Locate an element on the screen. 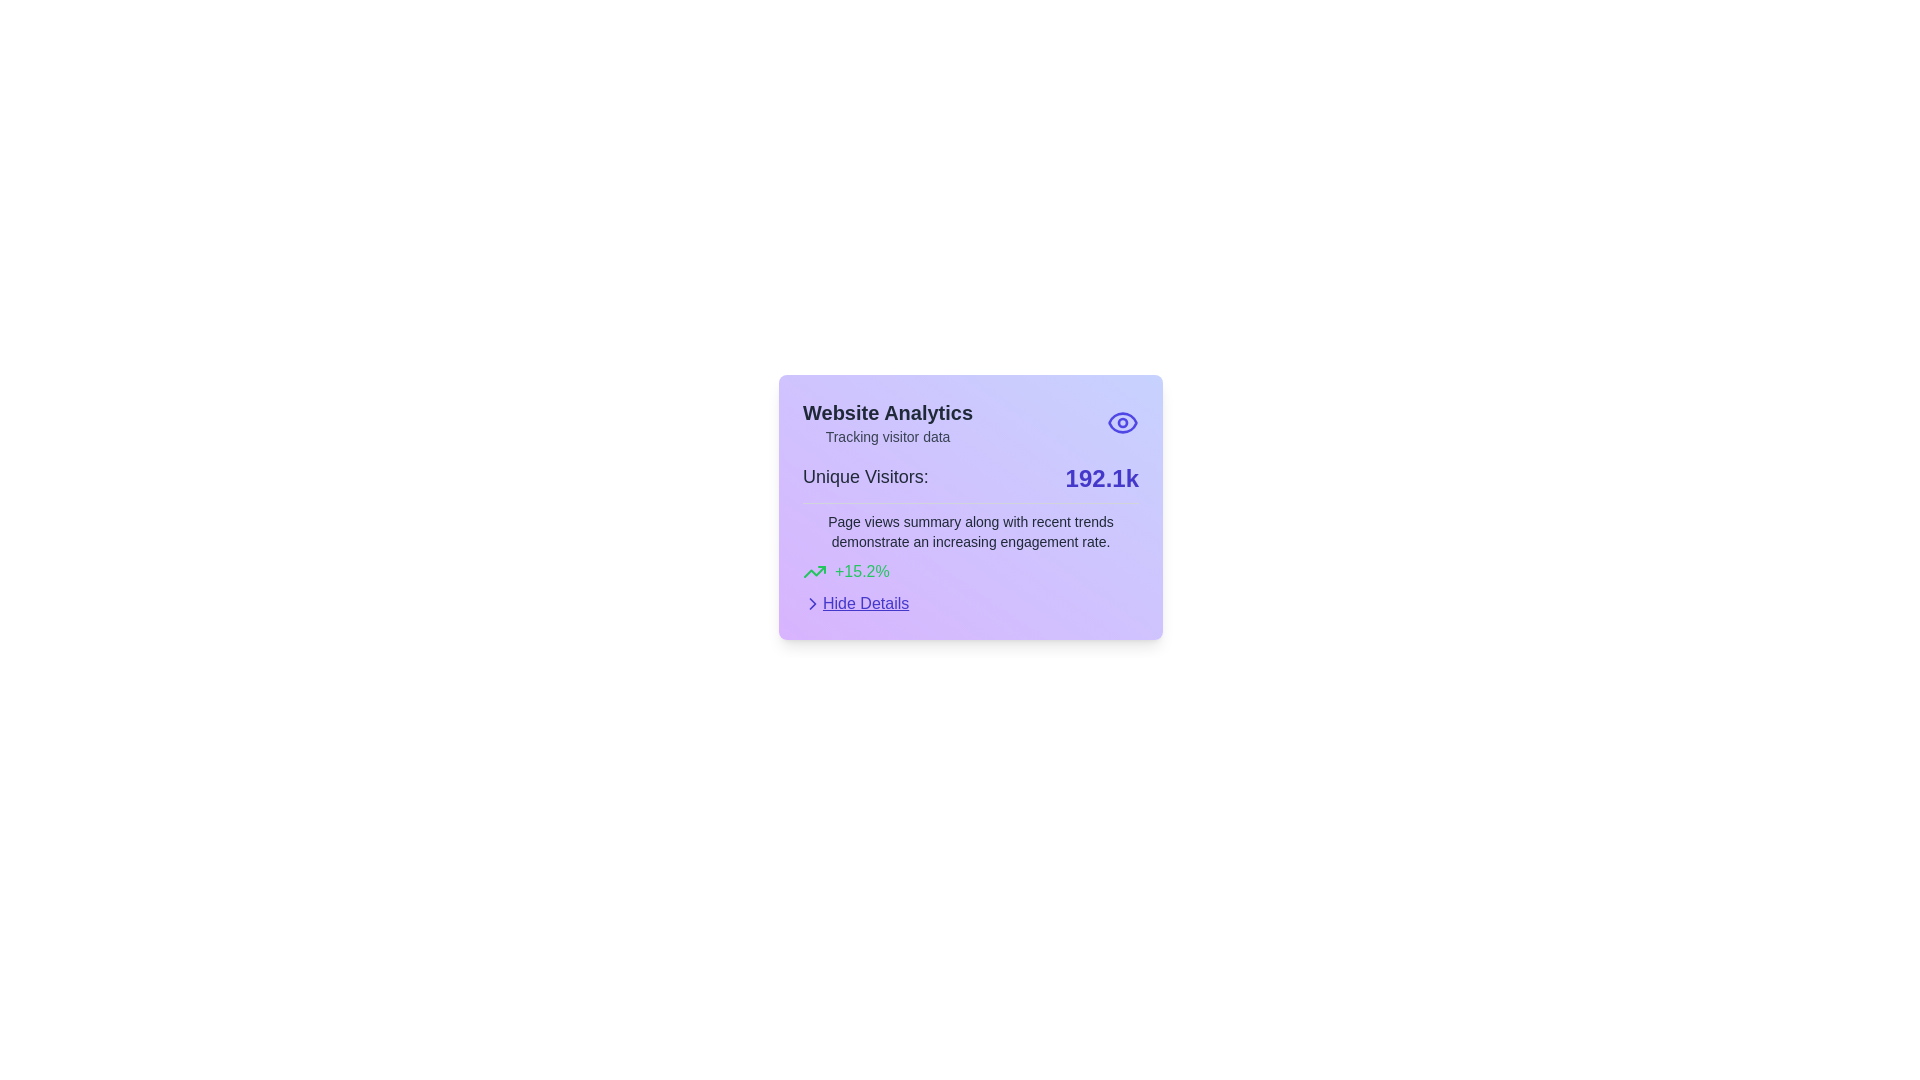  the data label is located at coordinates (970, 478).